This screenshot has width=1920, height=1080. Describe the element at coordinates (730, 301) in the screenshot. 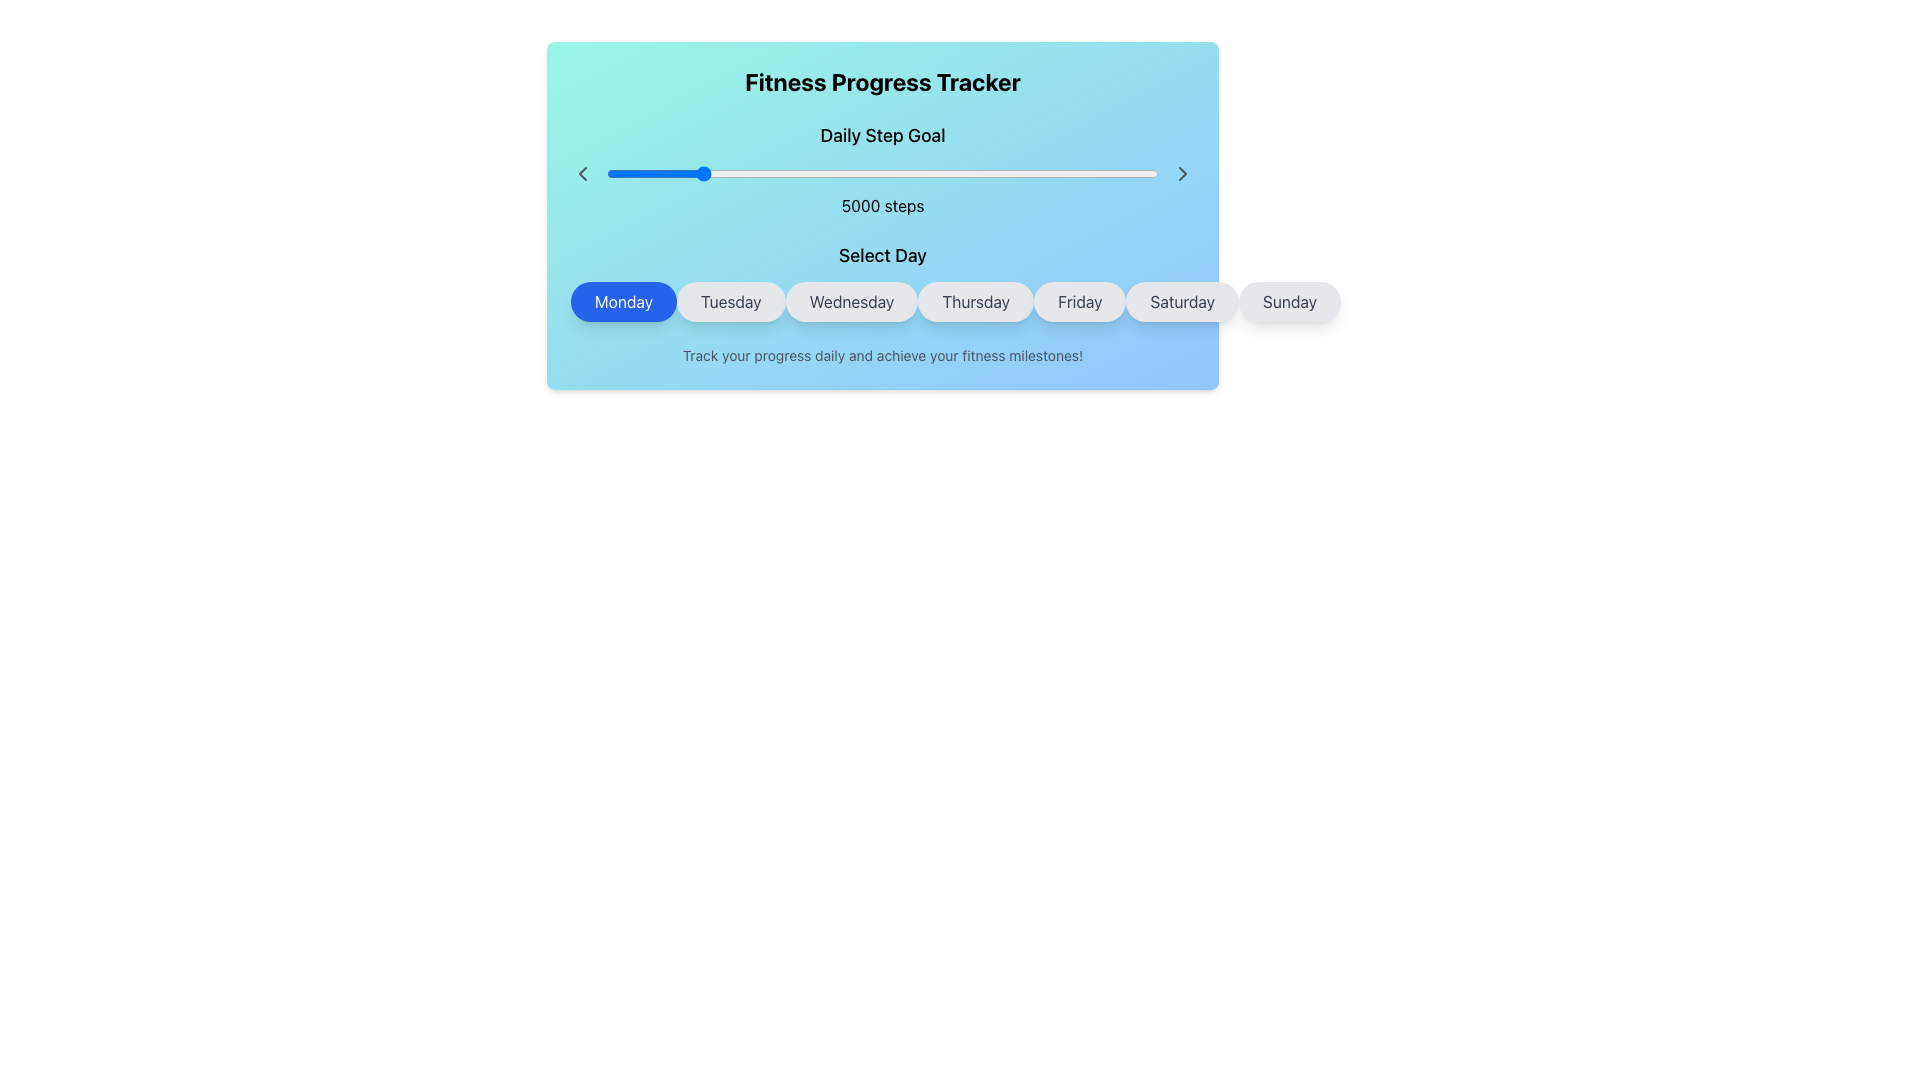

I see `the 'Tuesday' button using keyboard navigation` at that location.